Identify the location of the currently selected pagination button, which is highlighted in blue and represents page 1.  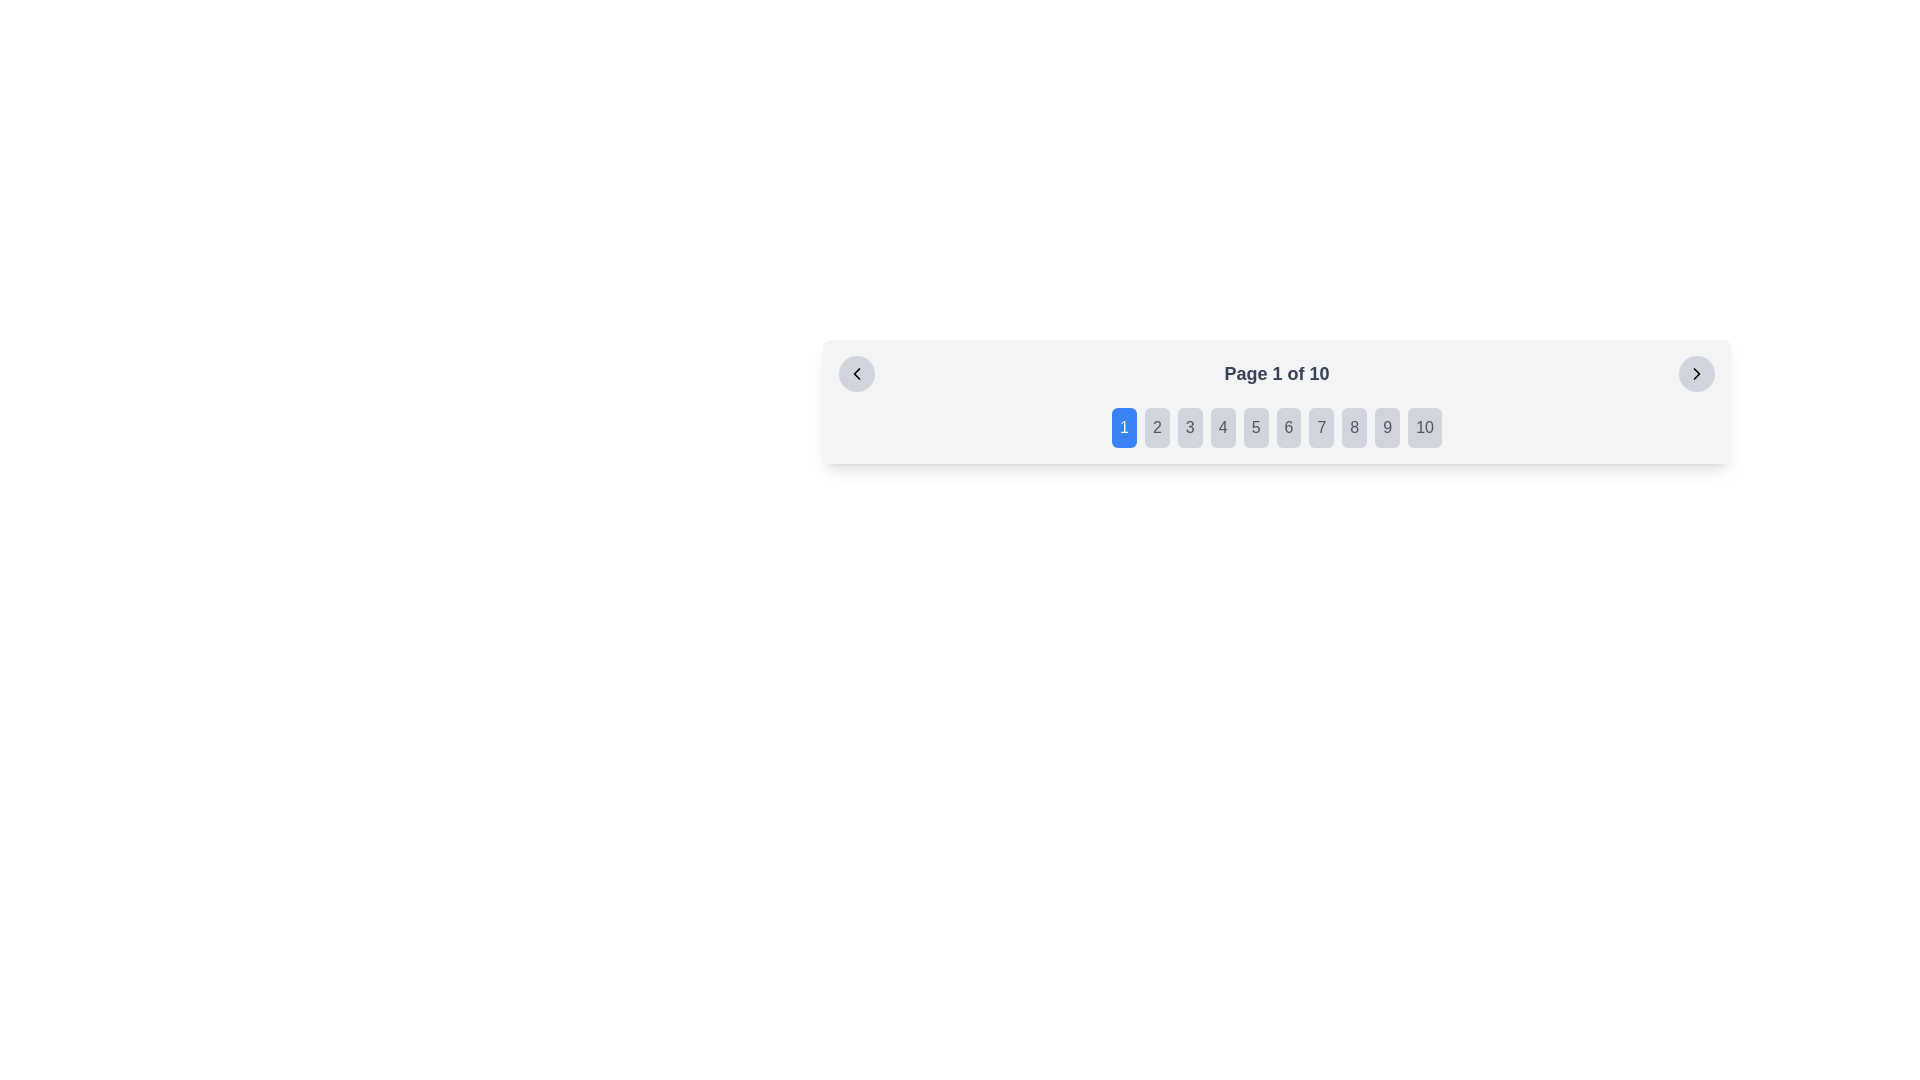
(1275, 427).